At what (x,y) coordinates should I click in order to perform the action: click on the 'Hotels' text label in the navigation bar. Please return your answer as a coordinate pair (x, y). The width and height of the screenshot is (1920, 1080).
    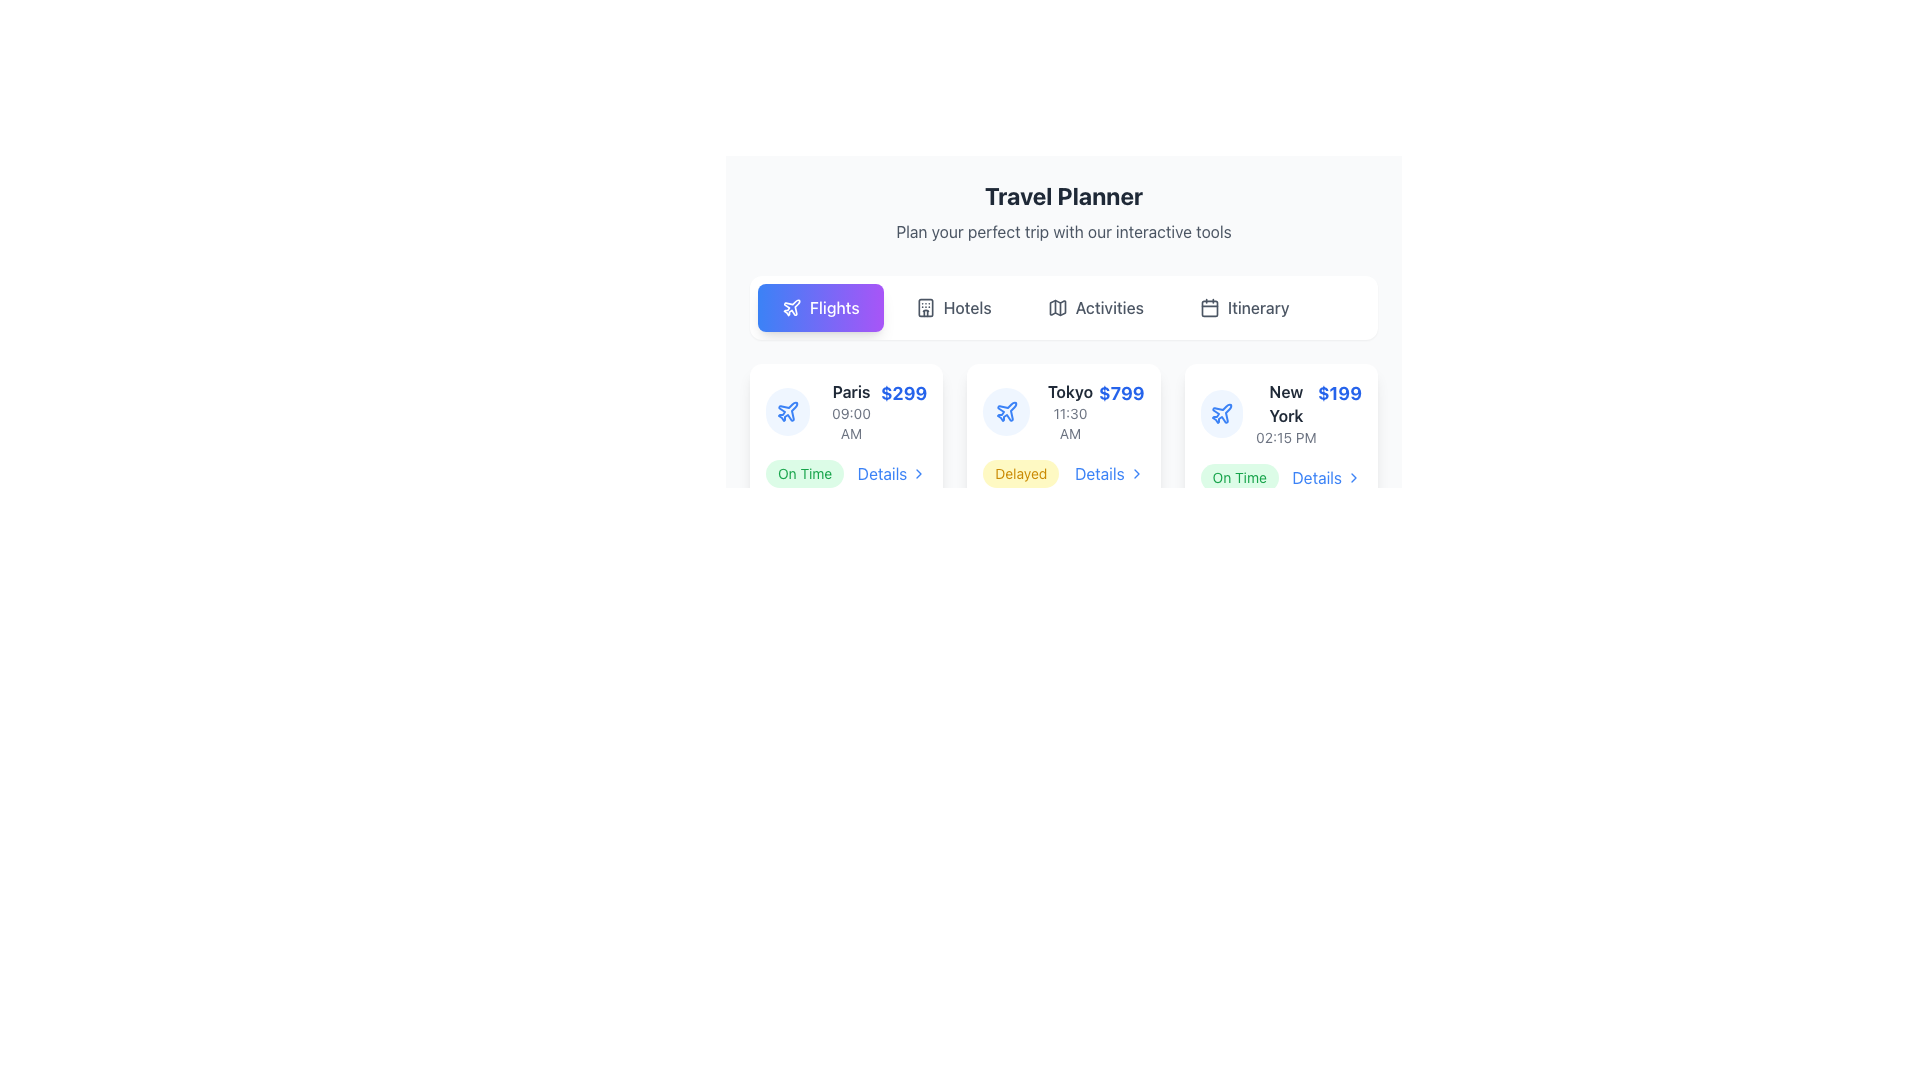
    Looking at the image, I should click on (967, 308).